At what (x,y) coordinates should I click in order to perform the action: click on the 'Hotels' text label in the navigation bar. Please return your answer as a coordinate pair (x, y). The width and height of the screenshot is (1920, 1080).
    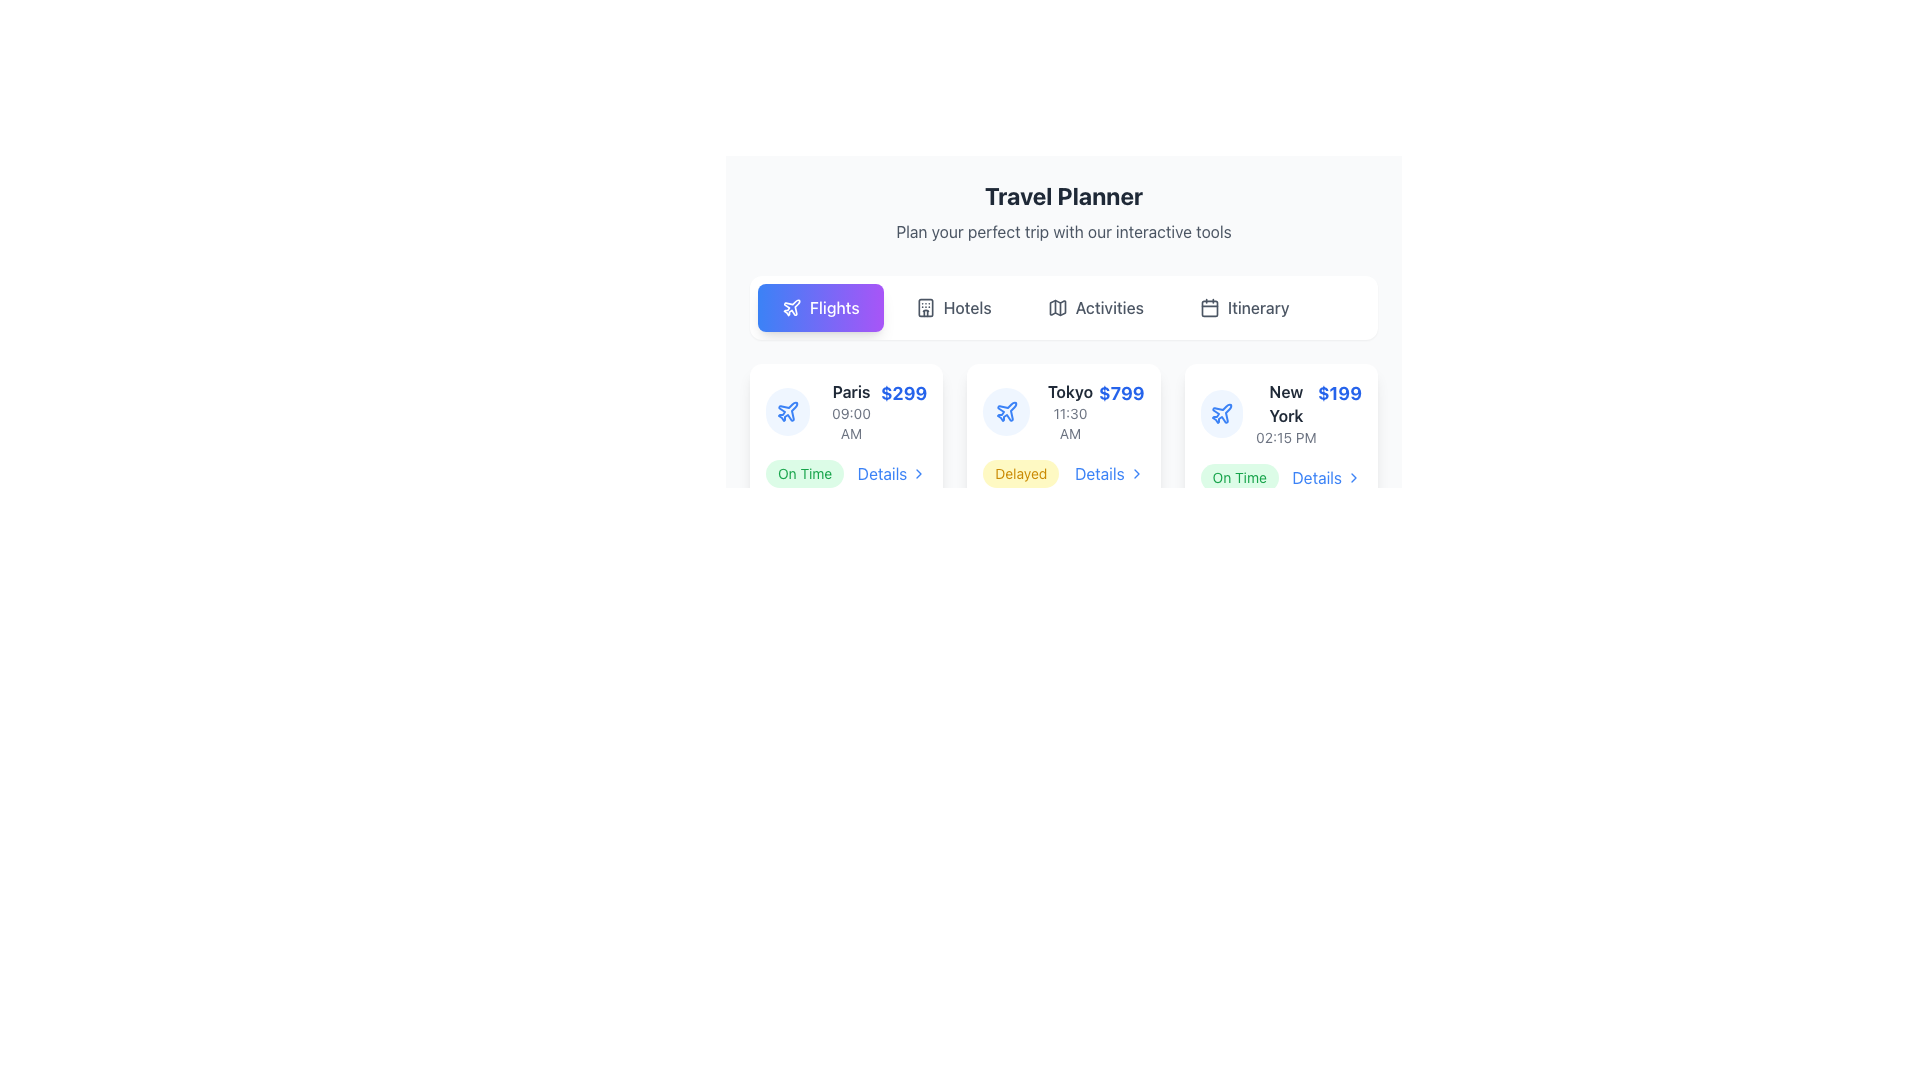
    Looking at the image, I should click on (967, 308).